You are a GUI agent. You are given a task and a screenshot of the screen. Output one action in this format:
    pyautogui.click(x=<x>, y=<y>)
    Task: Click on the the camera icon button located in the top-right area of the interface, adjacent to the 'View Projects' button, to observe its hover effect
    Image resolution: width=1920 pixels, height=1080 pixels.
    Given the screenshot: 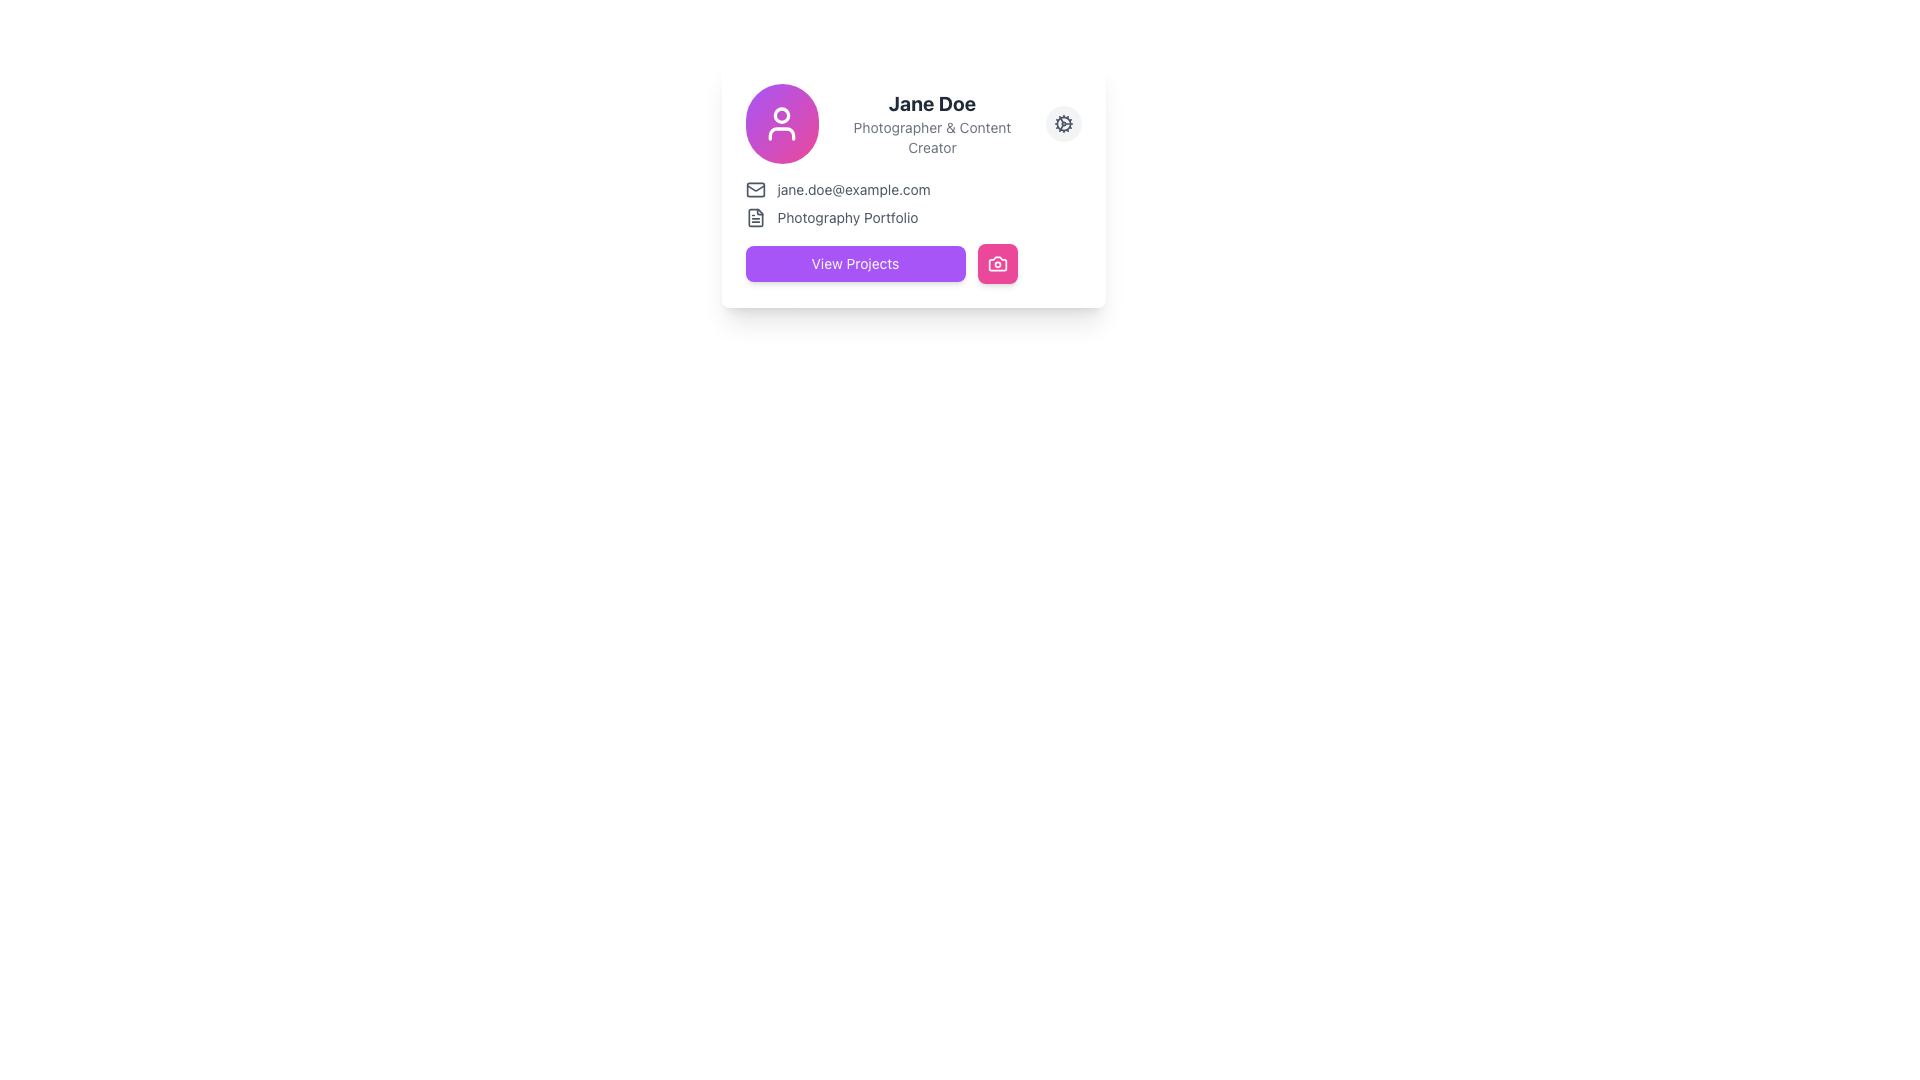 What is the action you would take?
    pyautogui.click(x=997, y=262)
    